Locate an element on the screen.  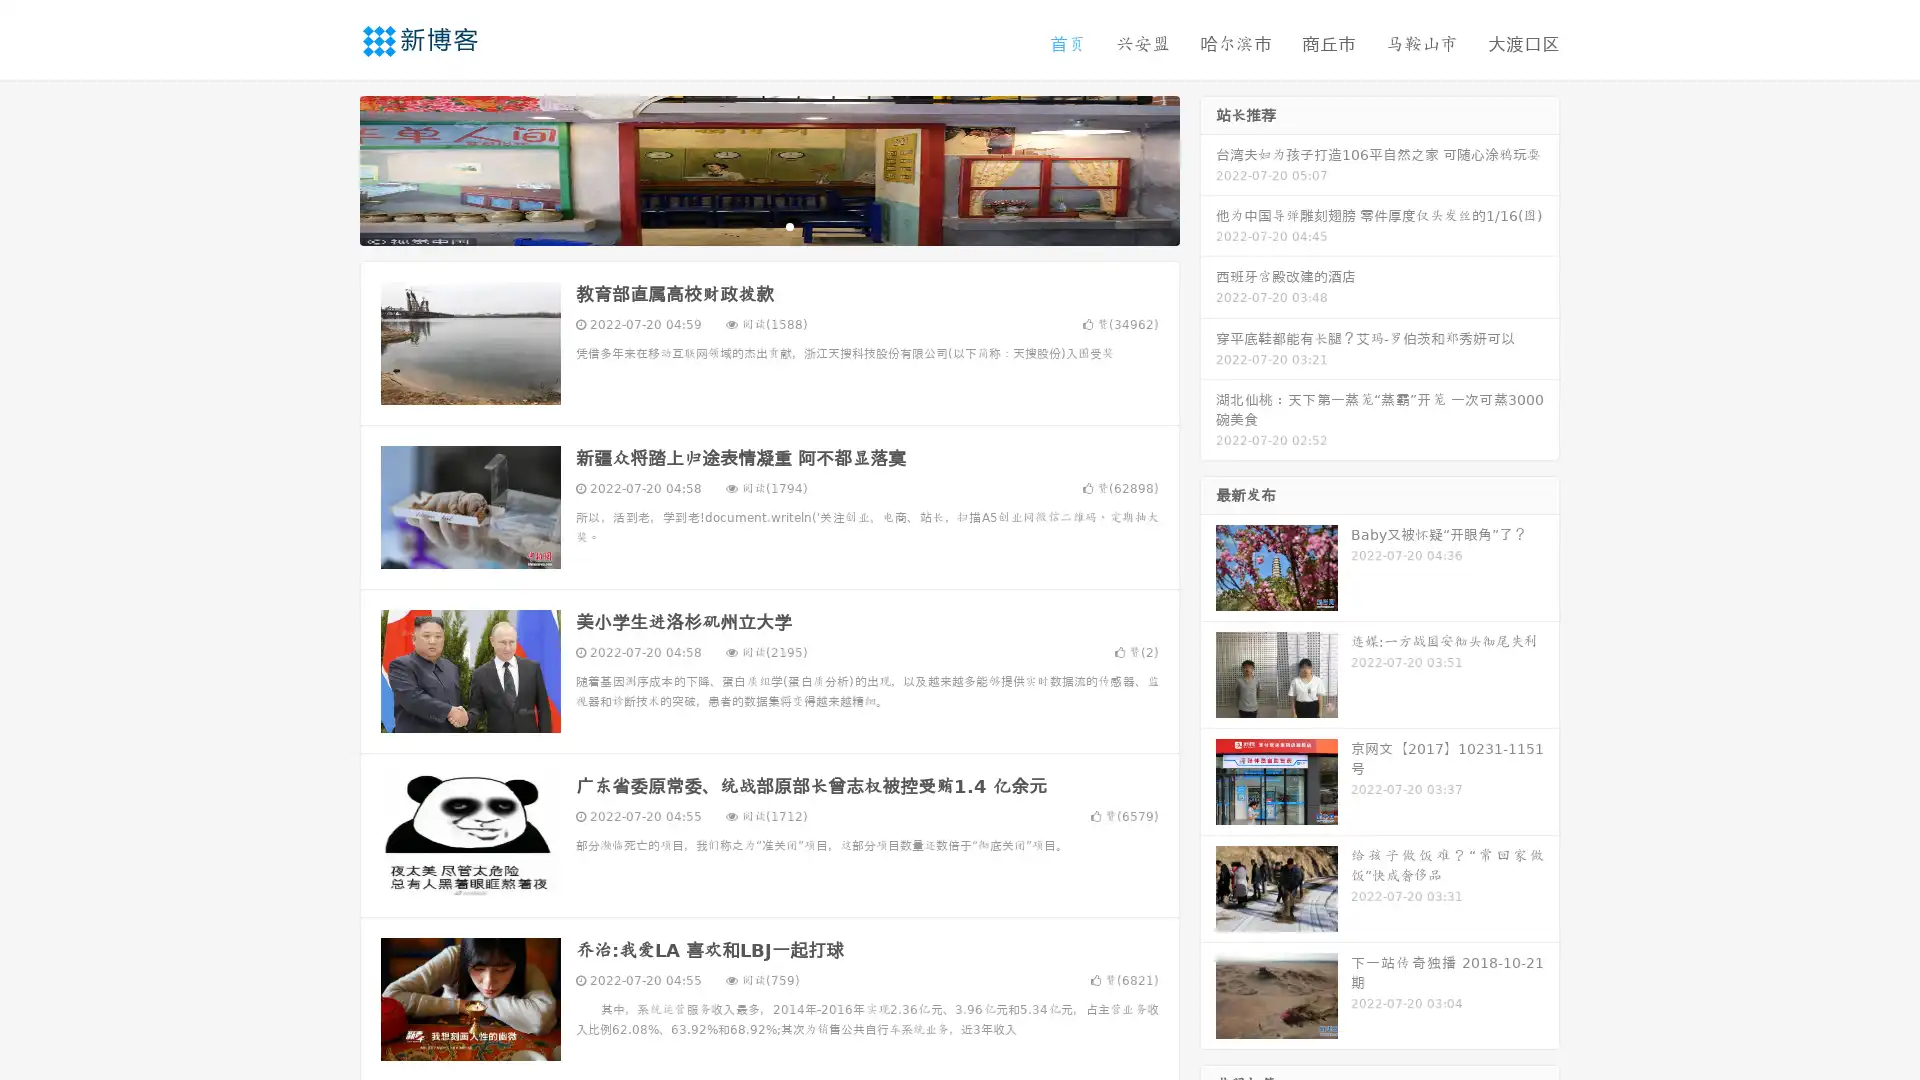
Previous slide is located at coordinates (330, 168).